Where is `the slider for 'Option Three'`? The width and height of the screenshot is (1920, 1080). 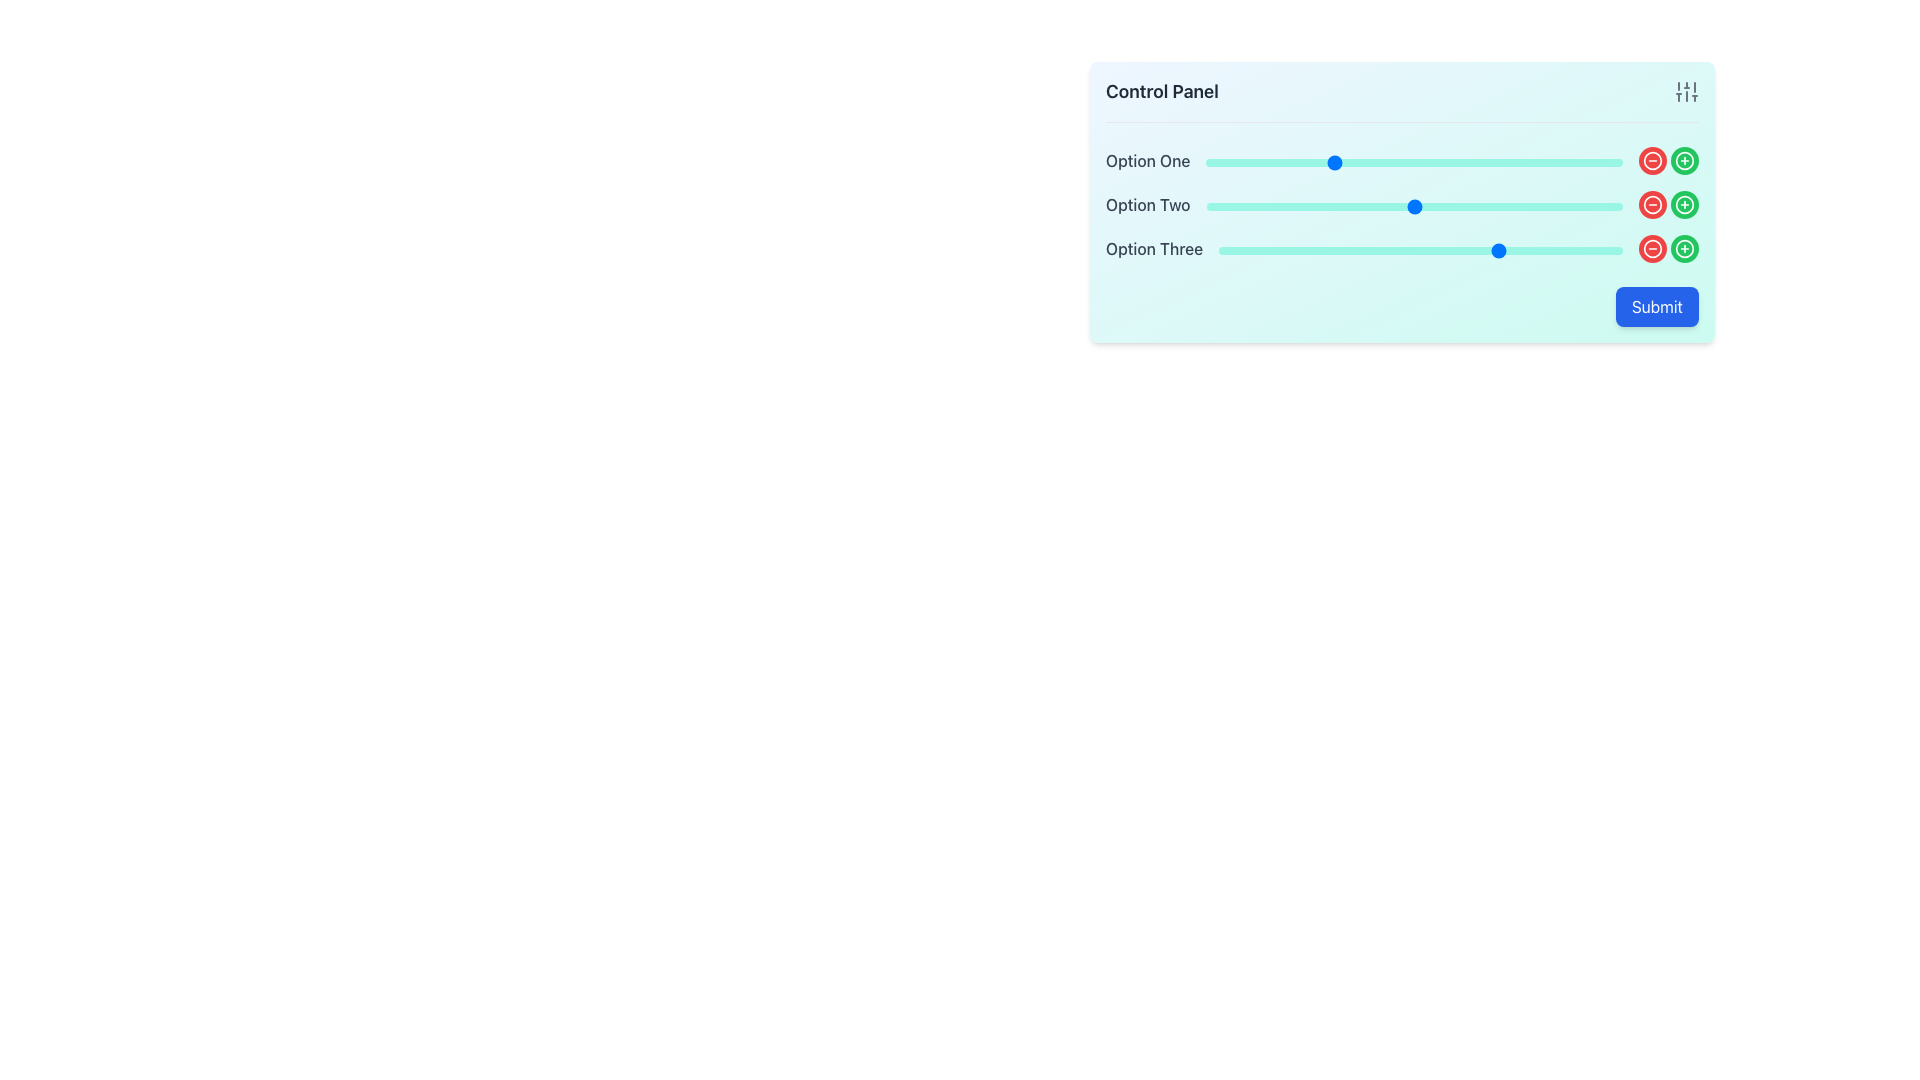 the slider for 'Option Three' is located at coordinates (1489, 249).